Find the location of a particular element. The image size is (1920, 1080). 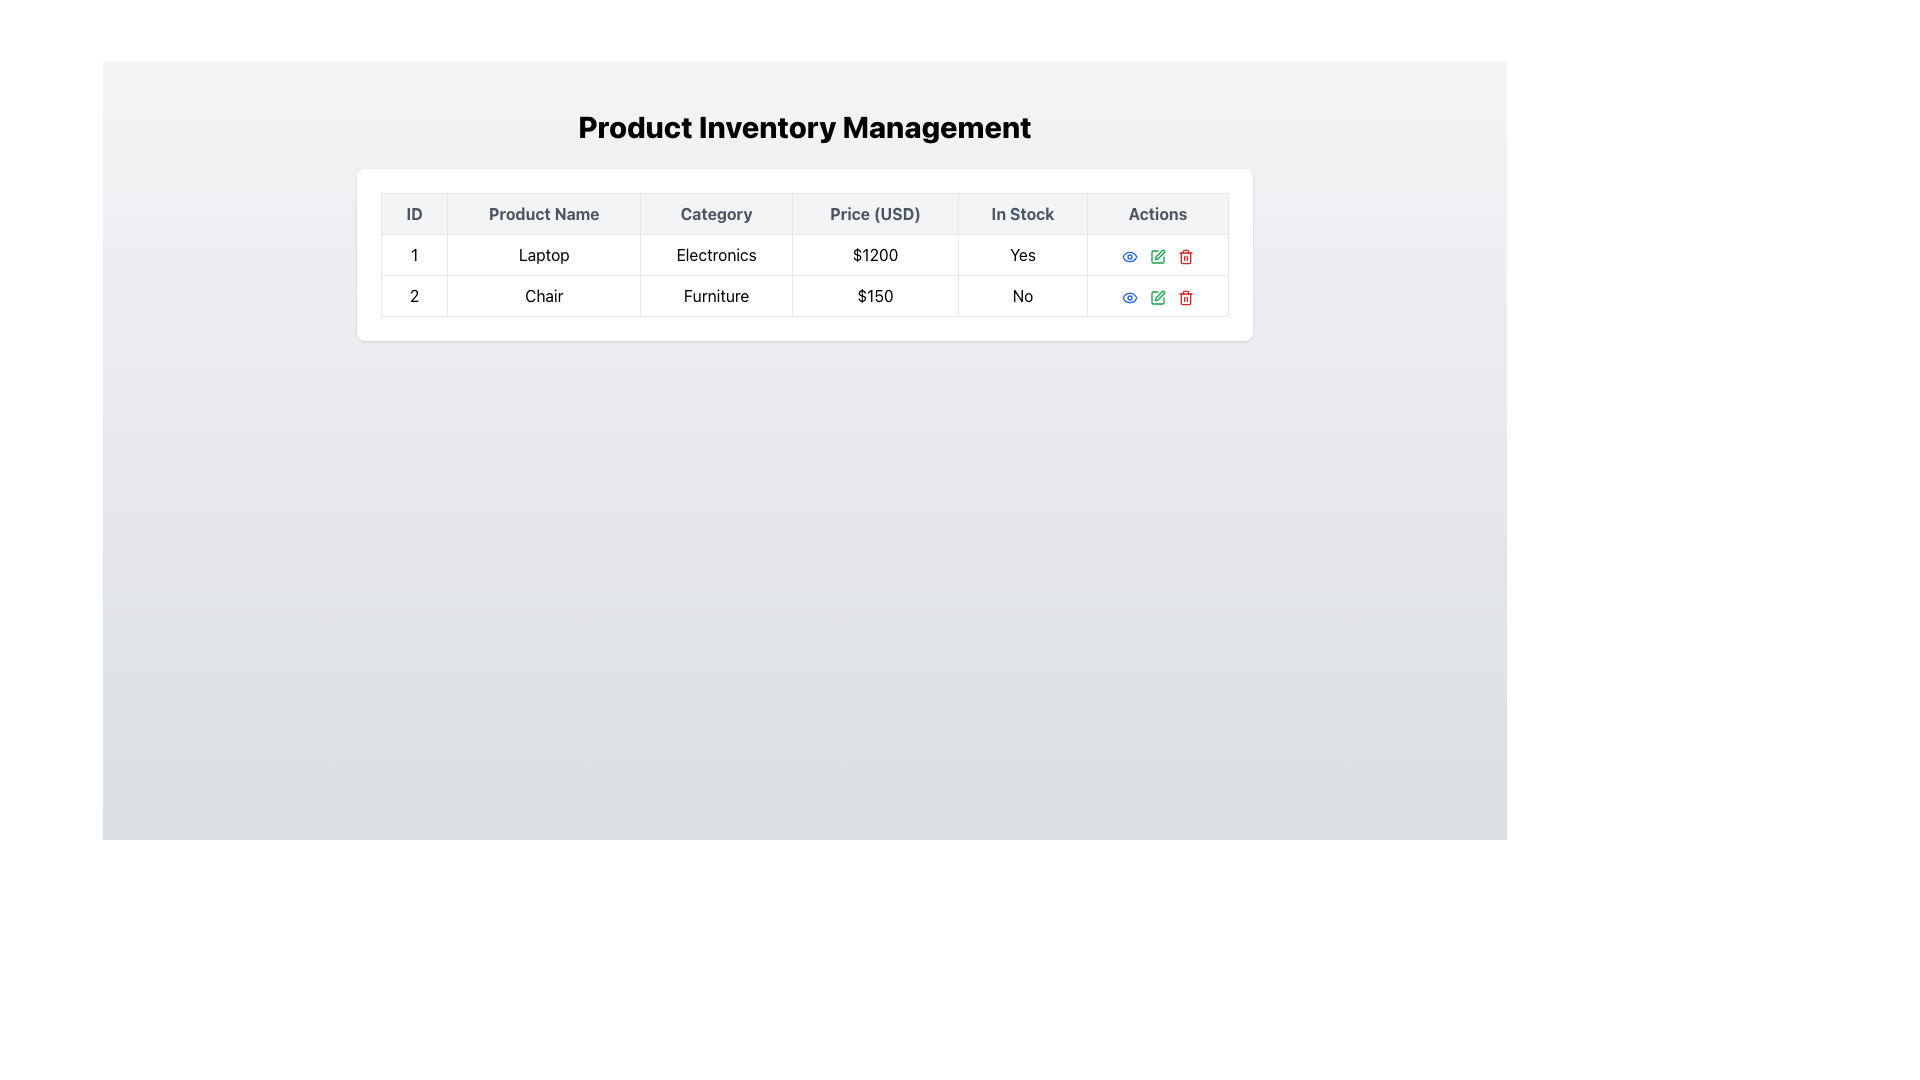

the first row of the product data table is located at coordinates (805, 274).